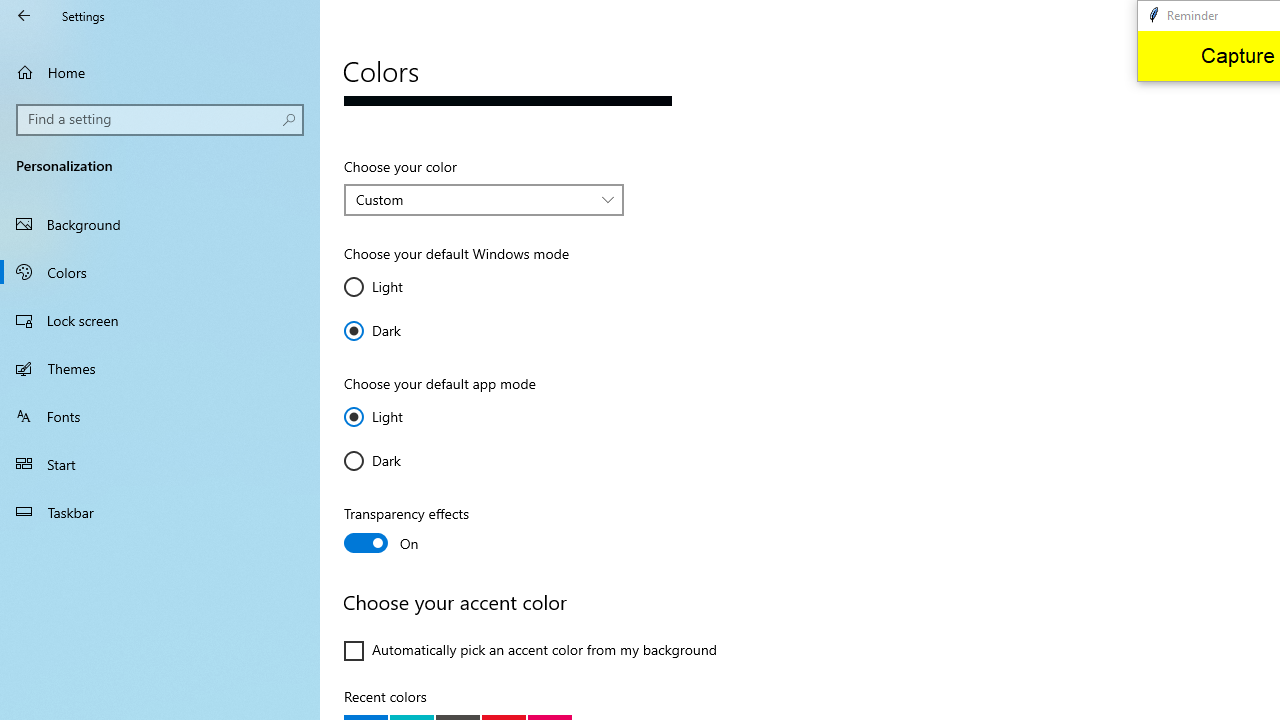 The width and height of the screenshot is (1280, 720). What do you see at coordinates (484, 200) in the screenshot?
I see `'Choose your color'` at bounding box center [484, 200].